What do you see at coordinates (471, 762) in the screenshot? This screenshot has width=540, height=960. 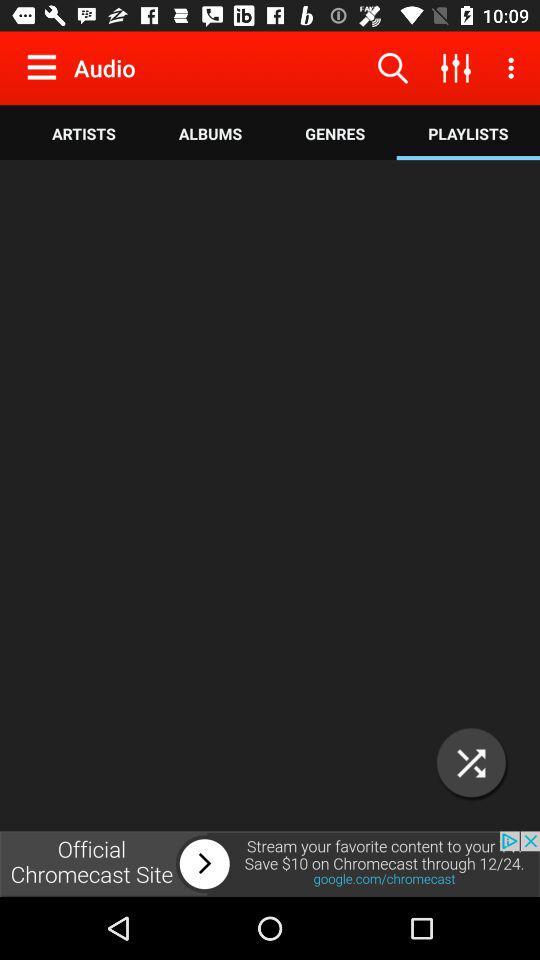 I see `the close icon` at bounding box center [471, 762].